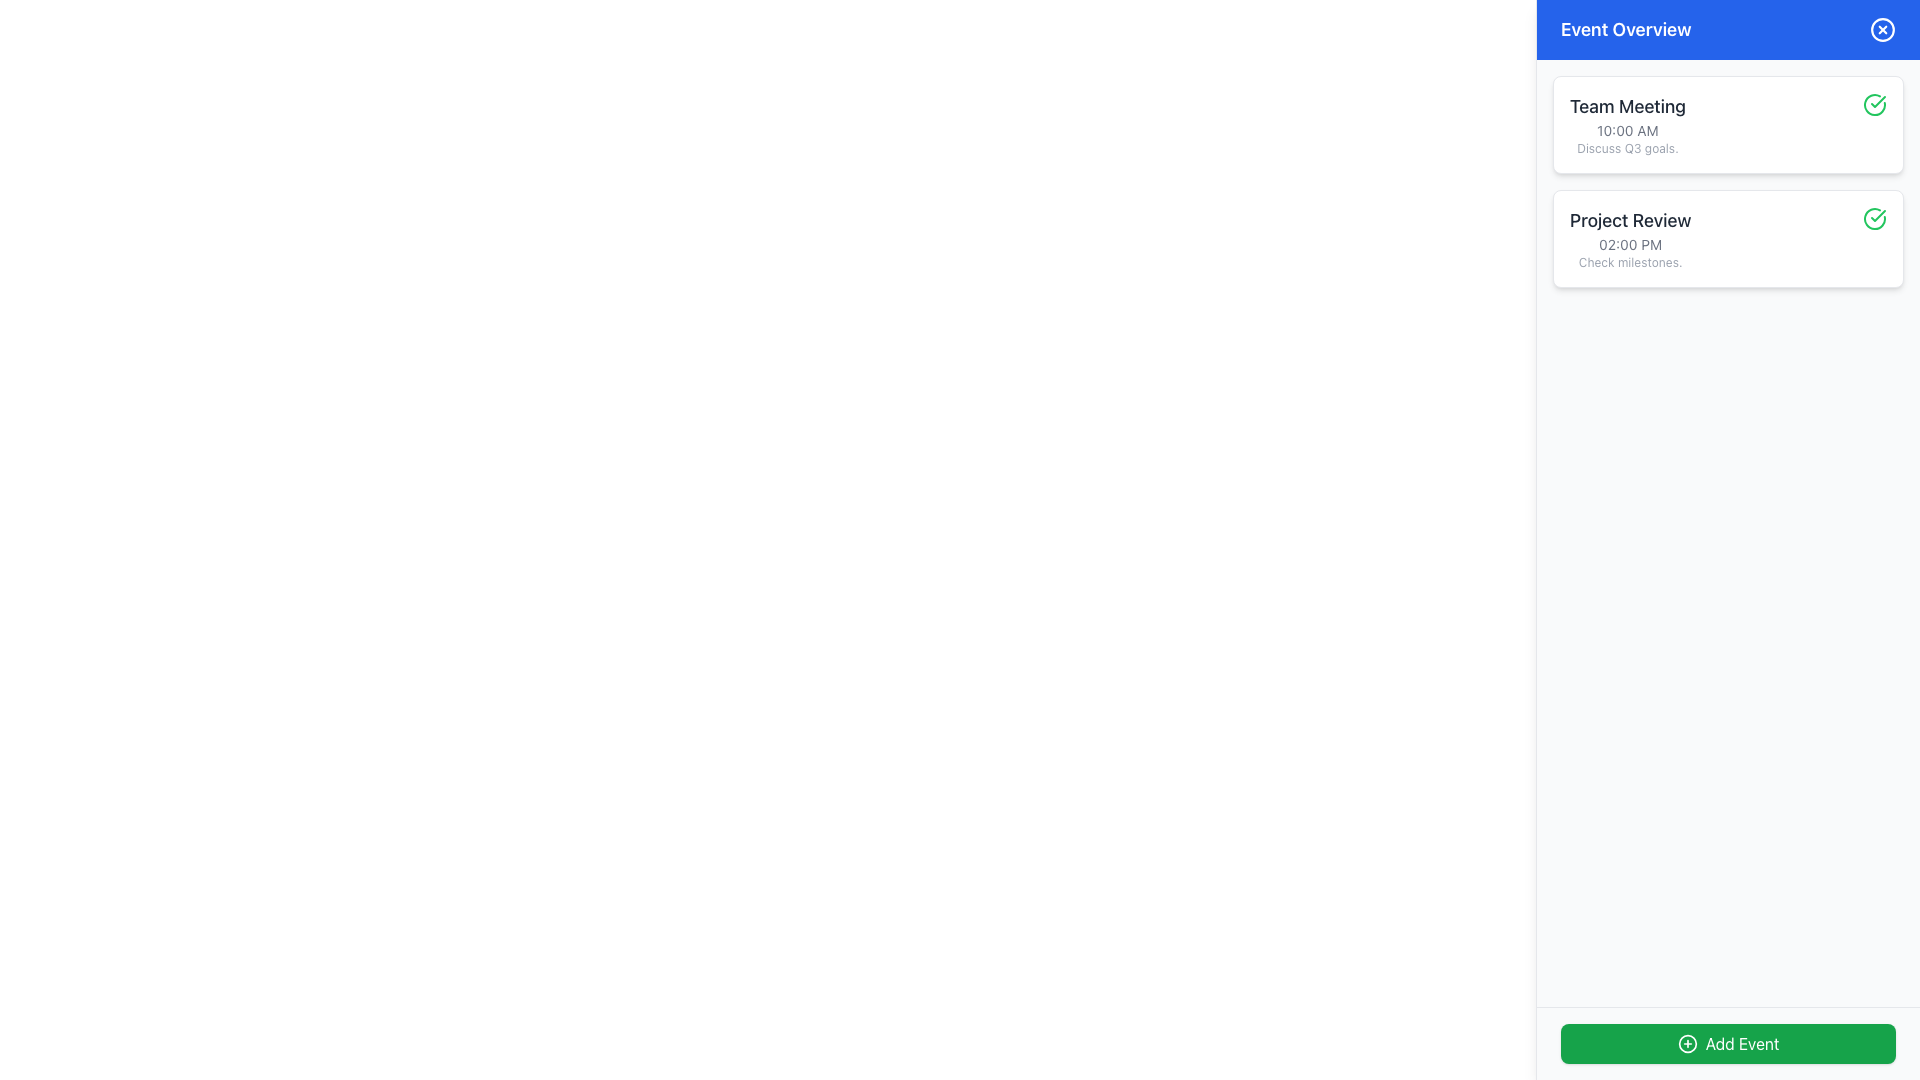  What do you see at coordinates (1627, 124) in the screenshot?
I see `the text block that describes the 'Team Meeting' scheduled for '10:00 AM' in the right-hand sidebar's topmost event card` at bounding box center [1627, 124].